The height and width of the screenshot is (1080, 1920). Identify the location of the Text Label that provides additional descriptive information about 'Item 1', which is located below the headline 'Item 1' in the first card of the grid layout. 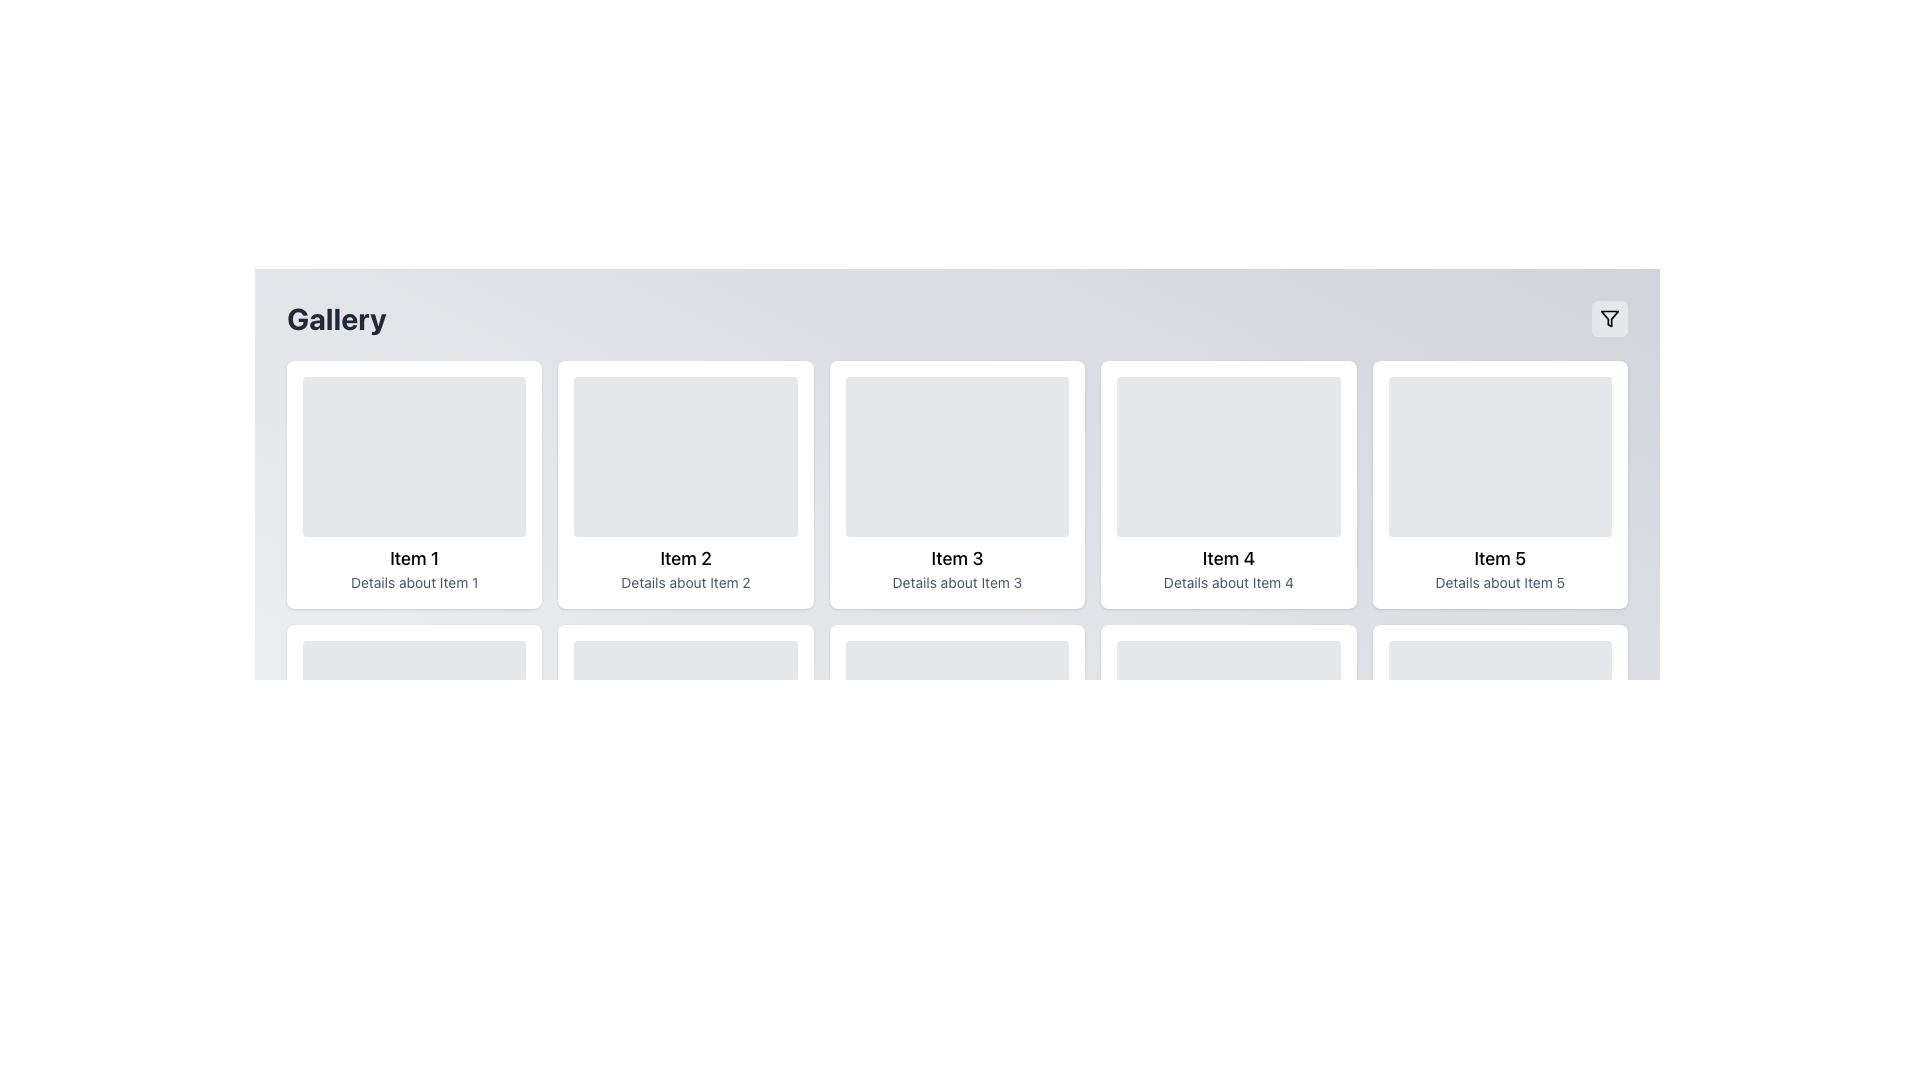
(413, 582).